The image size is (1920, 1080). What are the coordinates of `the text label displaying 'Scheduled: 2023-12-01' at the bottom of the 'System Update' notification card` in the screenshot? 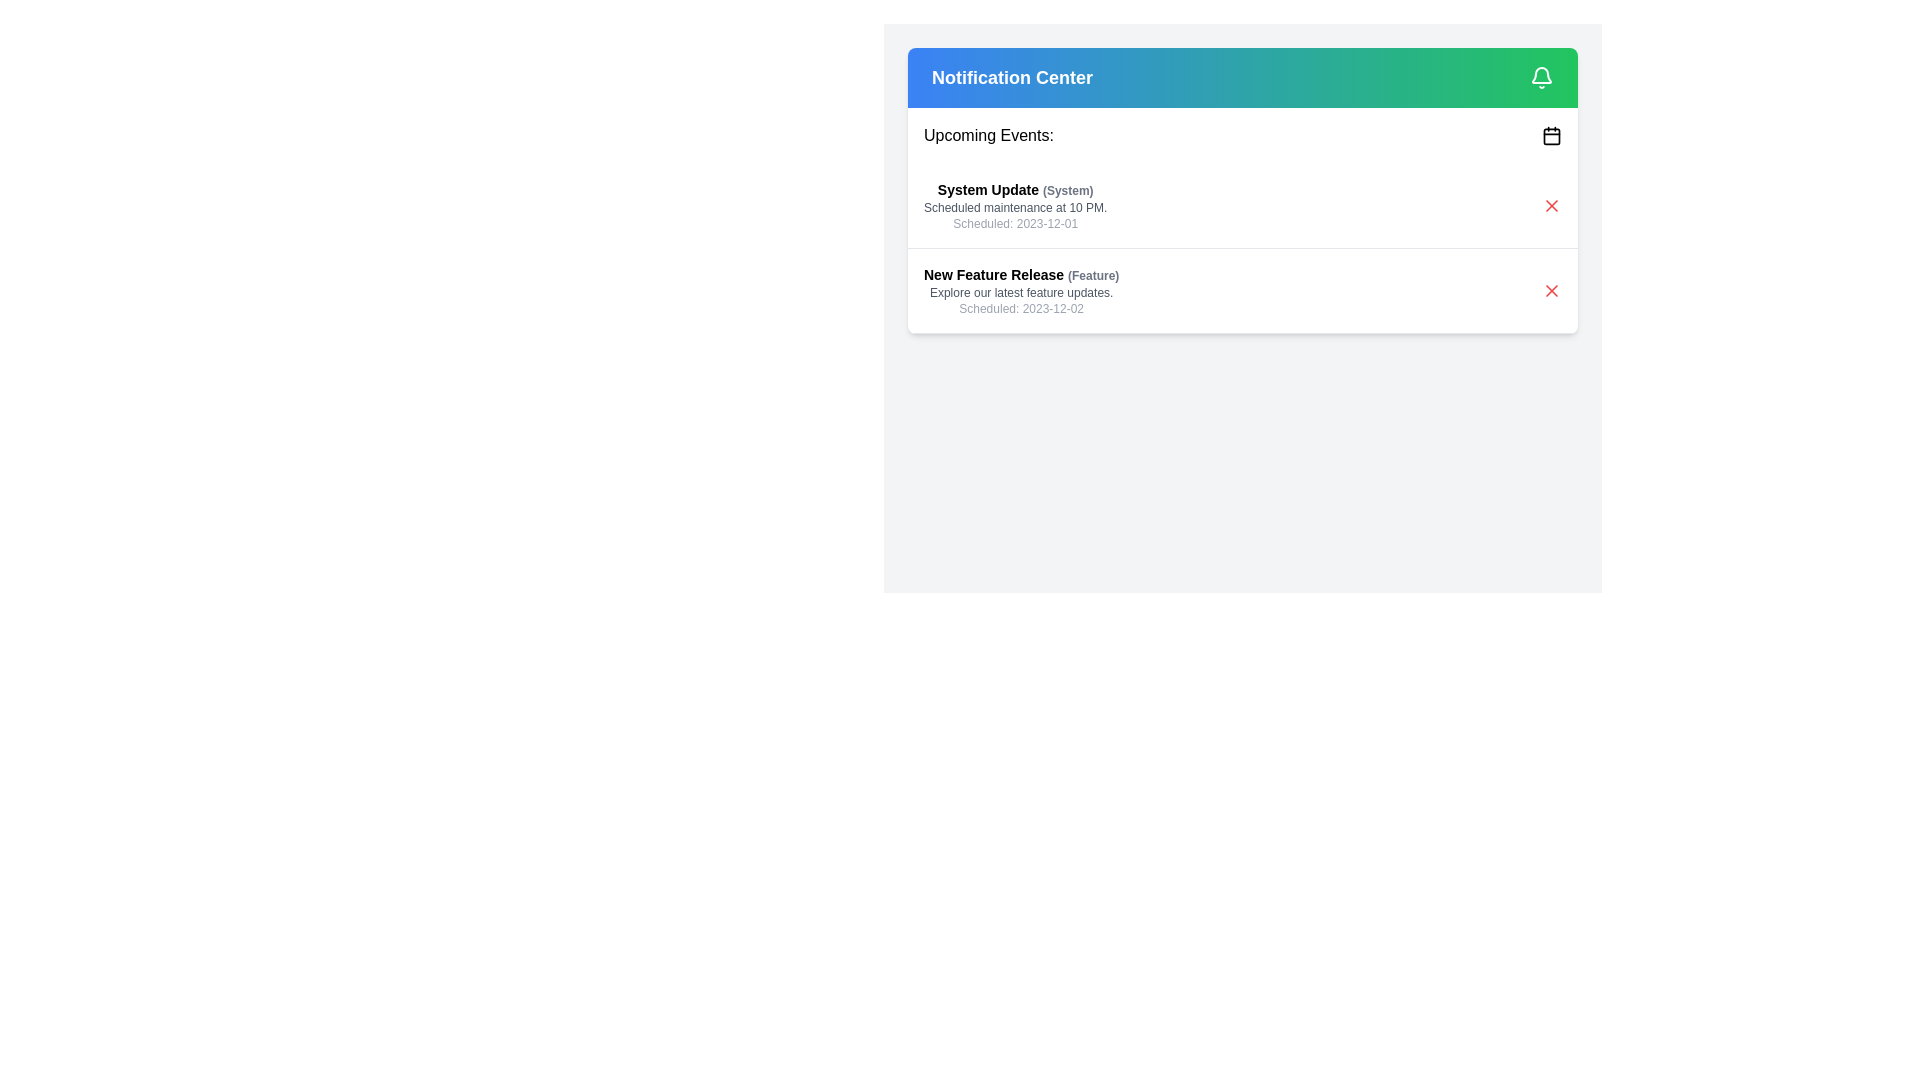 It's located at (1015, 223).